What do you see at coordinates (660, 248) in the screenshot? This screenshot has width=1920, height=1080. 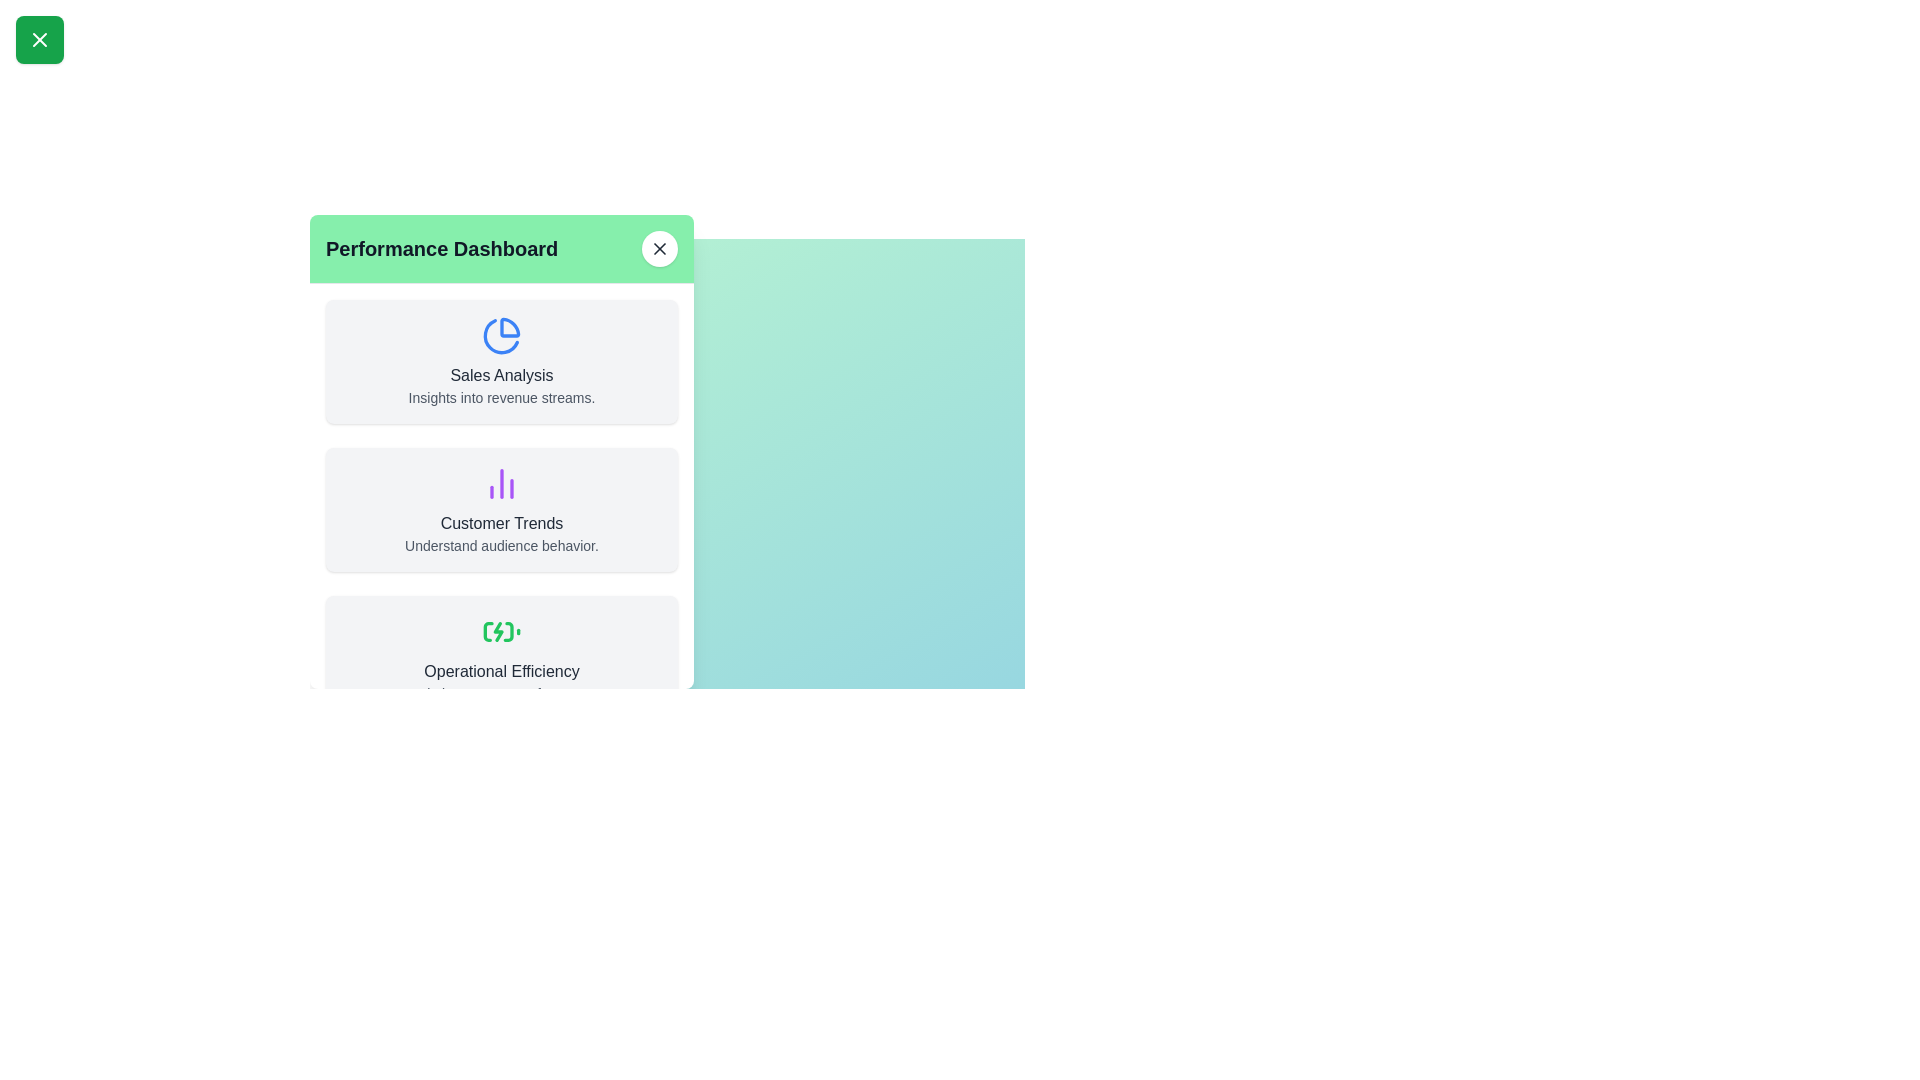 I see `the circular button with a white background and green border, featuring a black 'X' icon` at bounding box center [660, 248].